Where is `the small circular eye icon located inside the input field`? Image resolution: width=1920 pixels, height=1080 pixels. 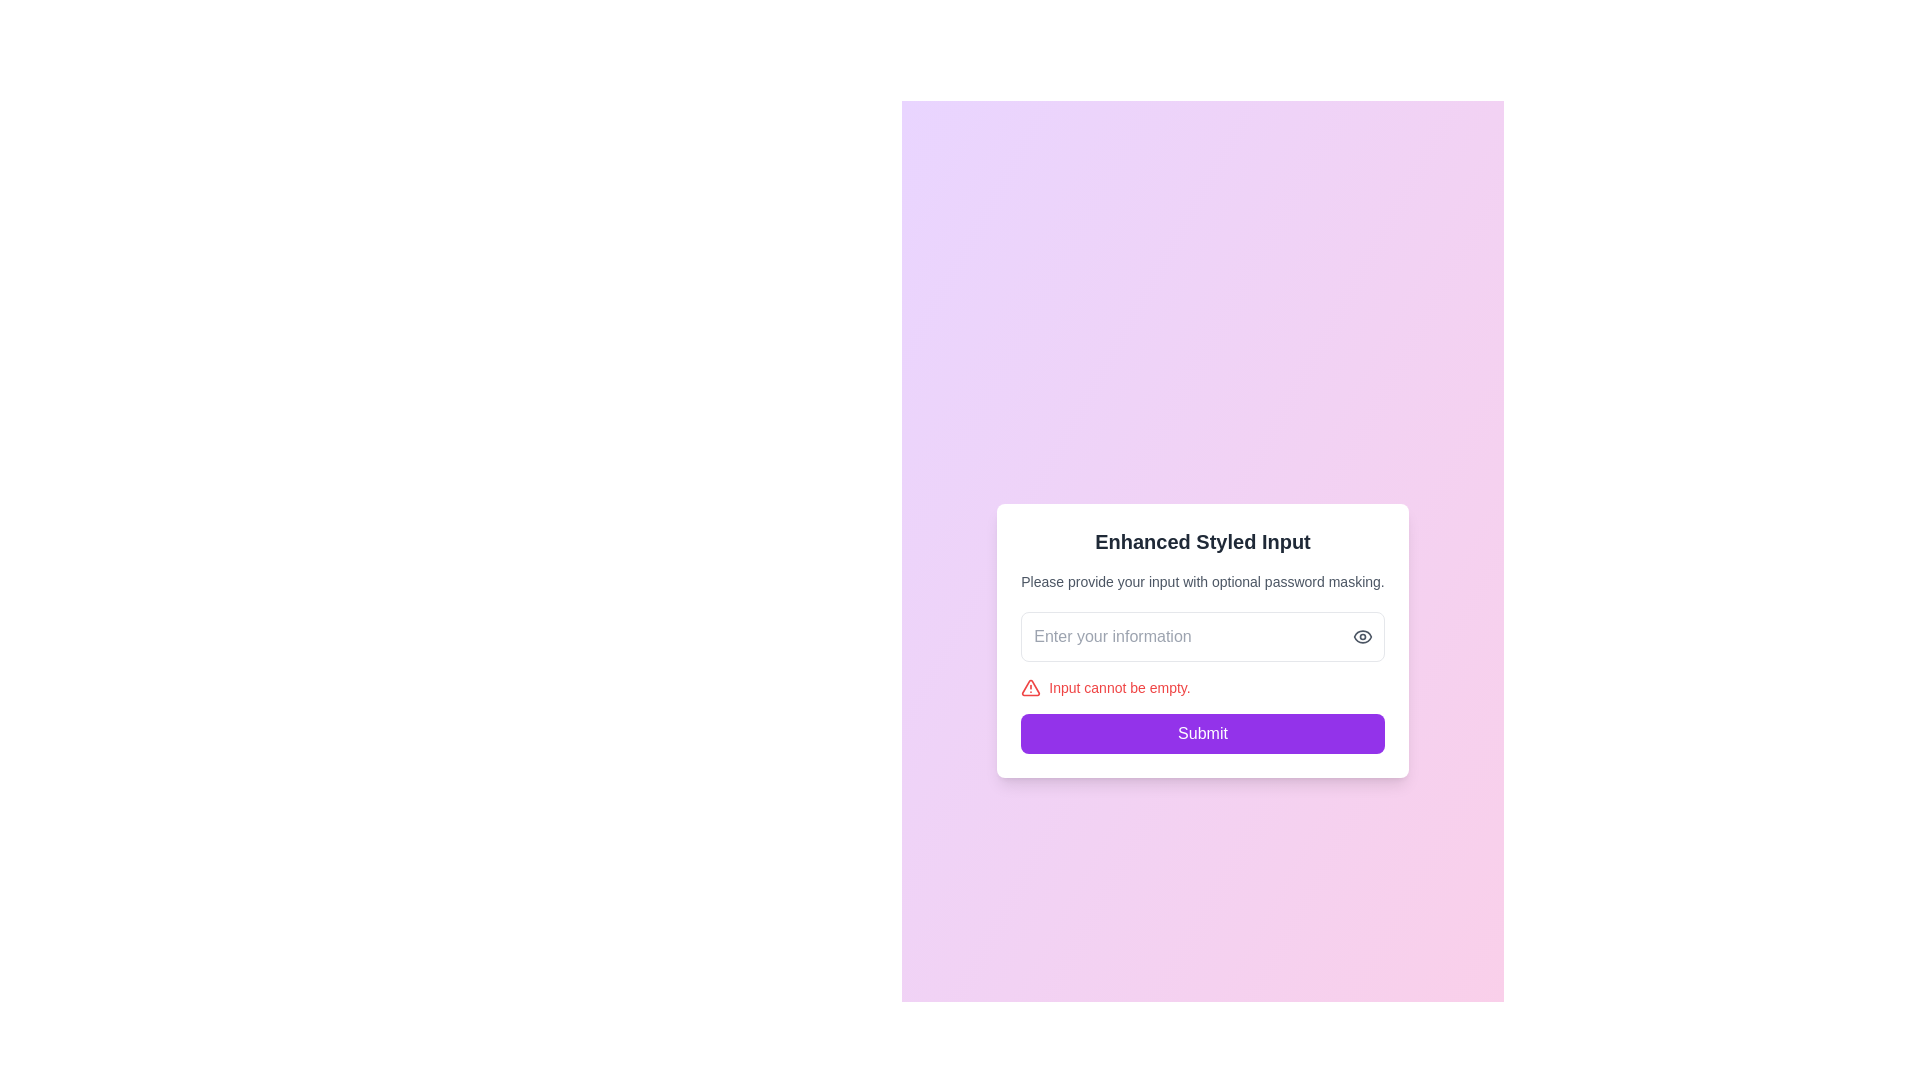 the small circular eye icon located inside the input field is located at coordinates (1361, 636).